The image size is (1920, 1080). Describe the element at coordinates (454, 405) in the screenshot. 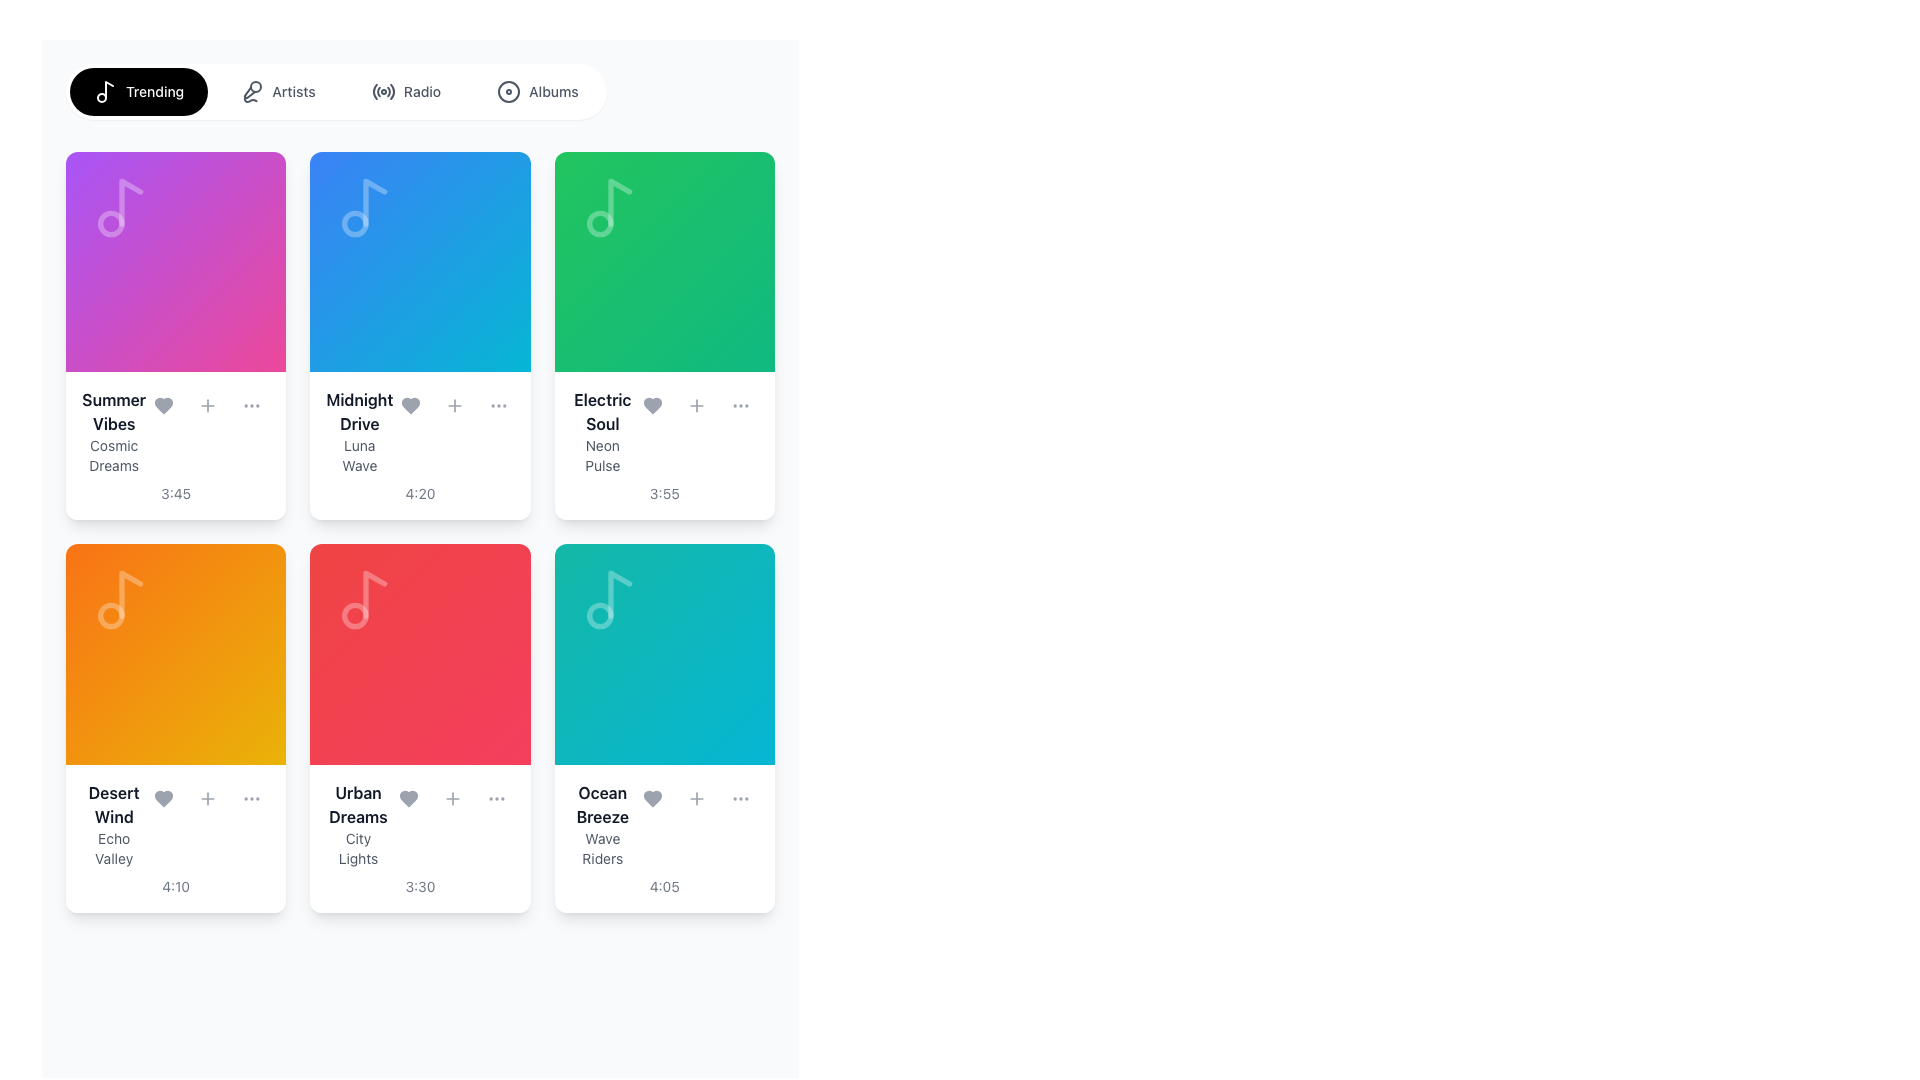

I see `the circular button with a plus icon located adjacent to the heart-shaped button in the second card under the title 'Midnight Drive'` at that location.